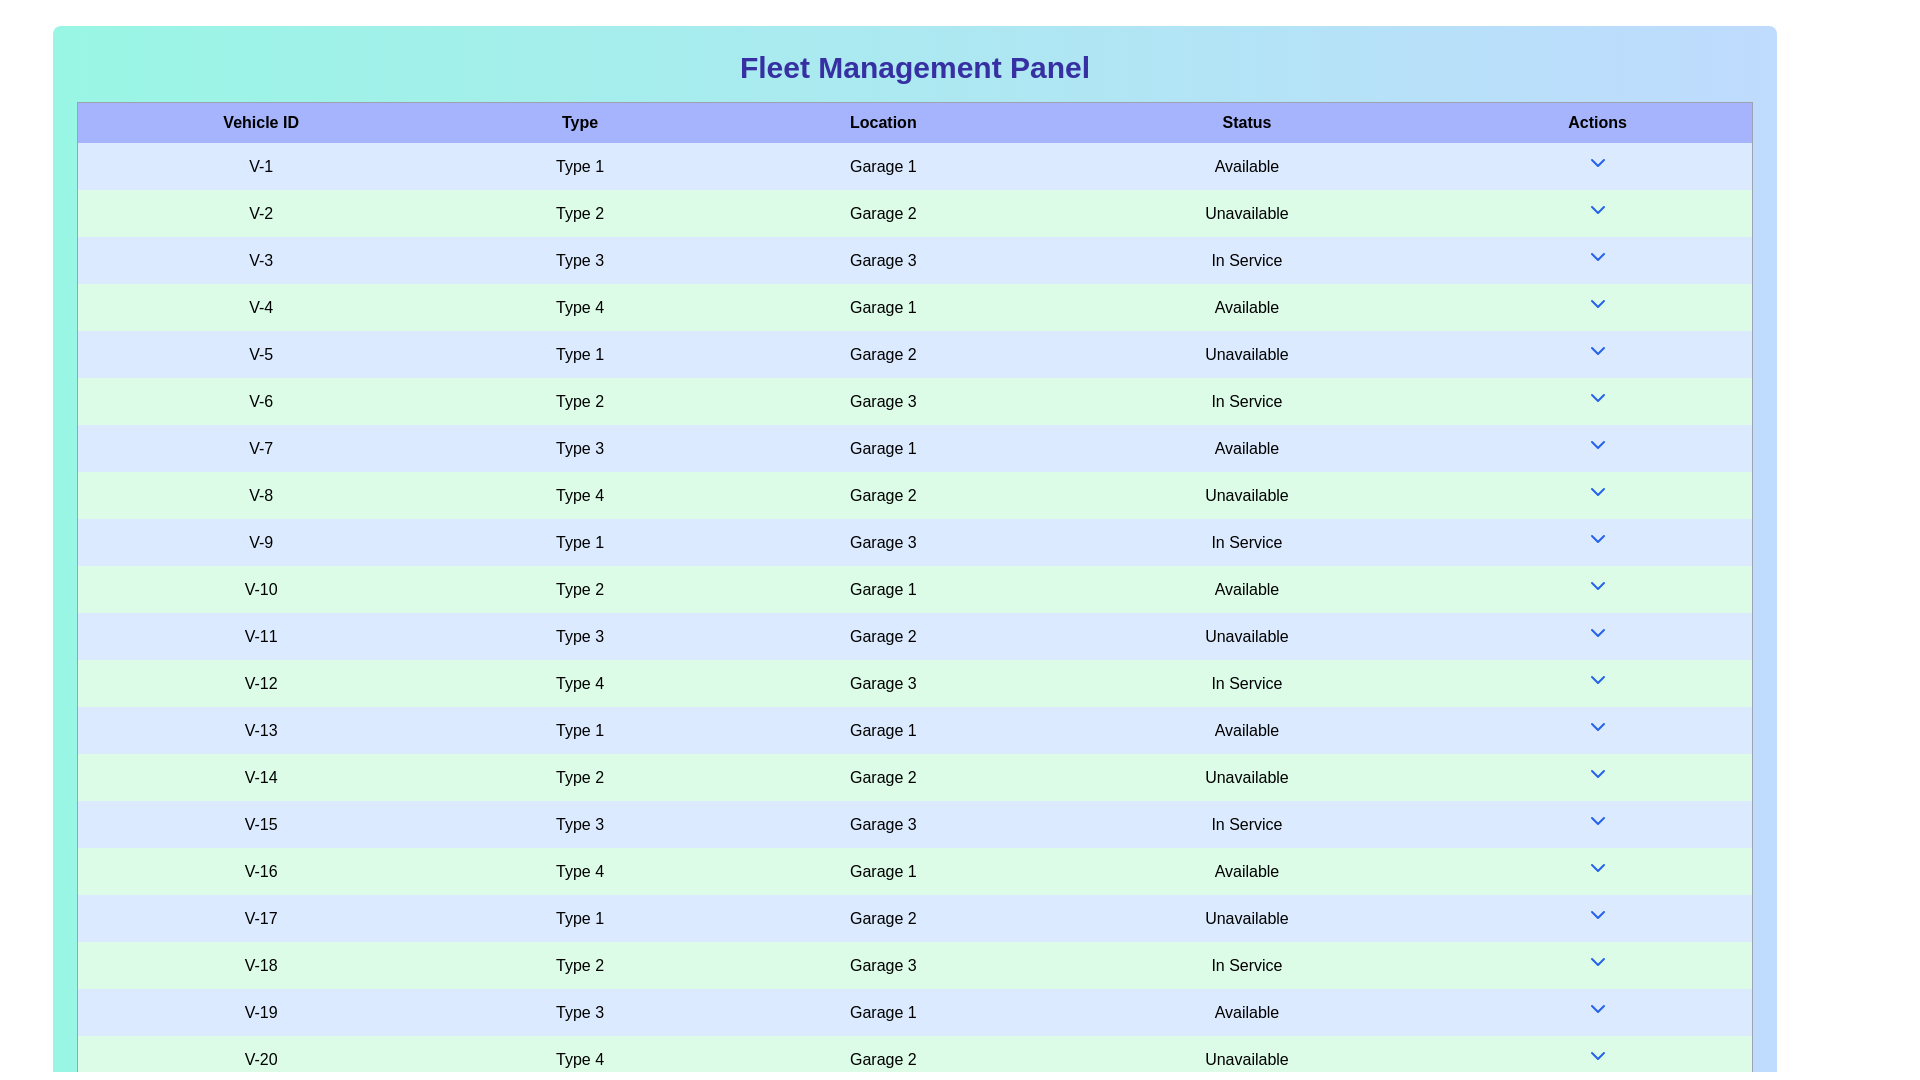 Image resolution: width=1920 pixels, height=1080 pixels. What do you see at coordinates (882, 122) in the screenshot?
I see `the column header 'Location' to sort the table by that column` at bounding box center [882, 122].